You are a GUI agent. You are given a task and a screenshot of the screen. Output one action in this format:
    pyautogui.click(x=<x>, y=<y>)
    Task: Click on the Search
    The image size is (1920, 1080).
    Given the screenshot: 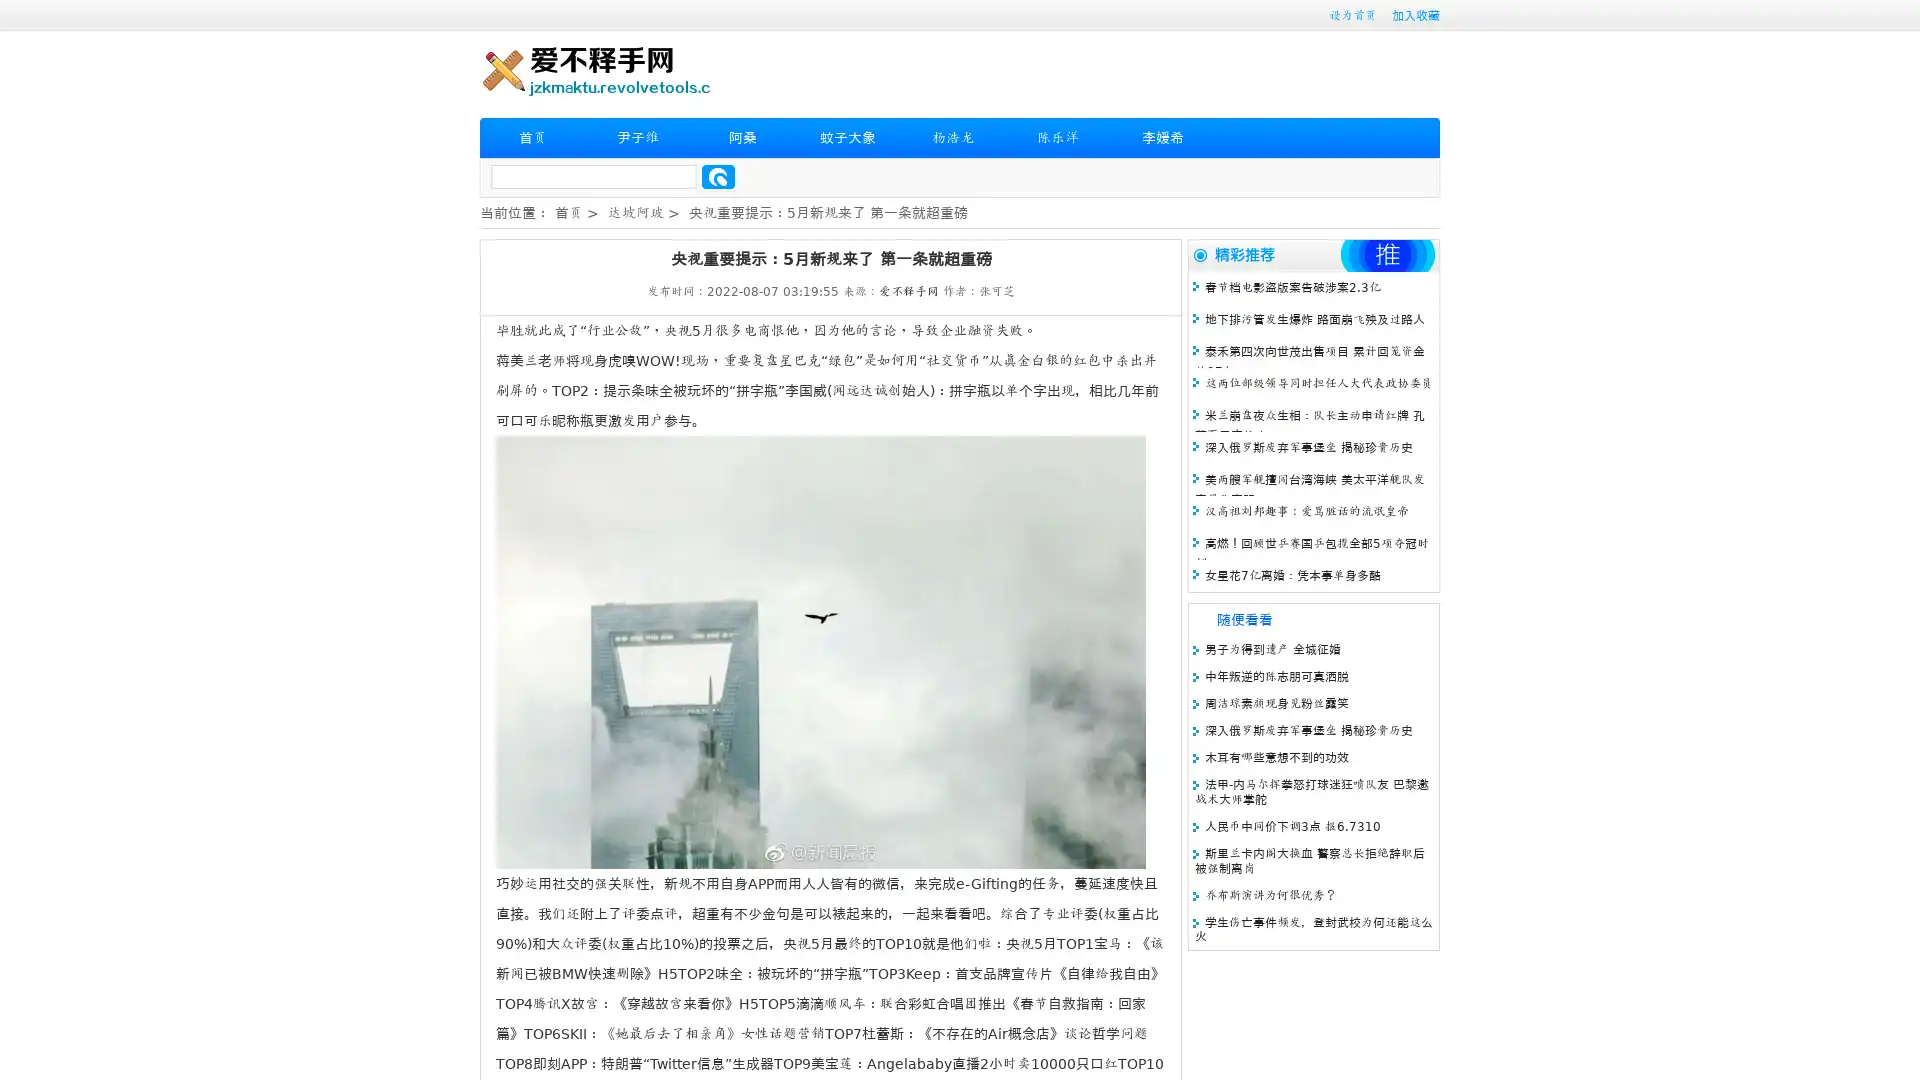 What is the action you would take?
    pyautogui.click(x=718, y=176)
    